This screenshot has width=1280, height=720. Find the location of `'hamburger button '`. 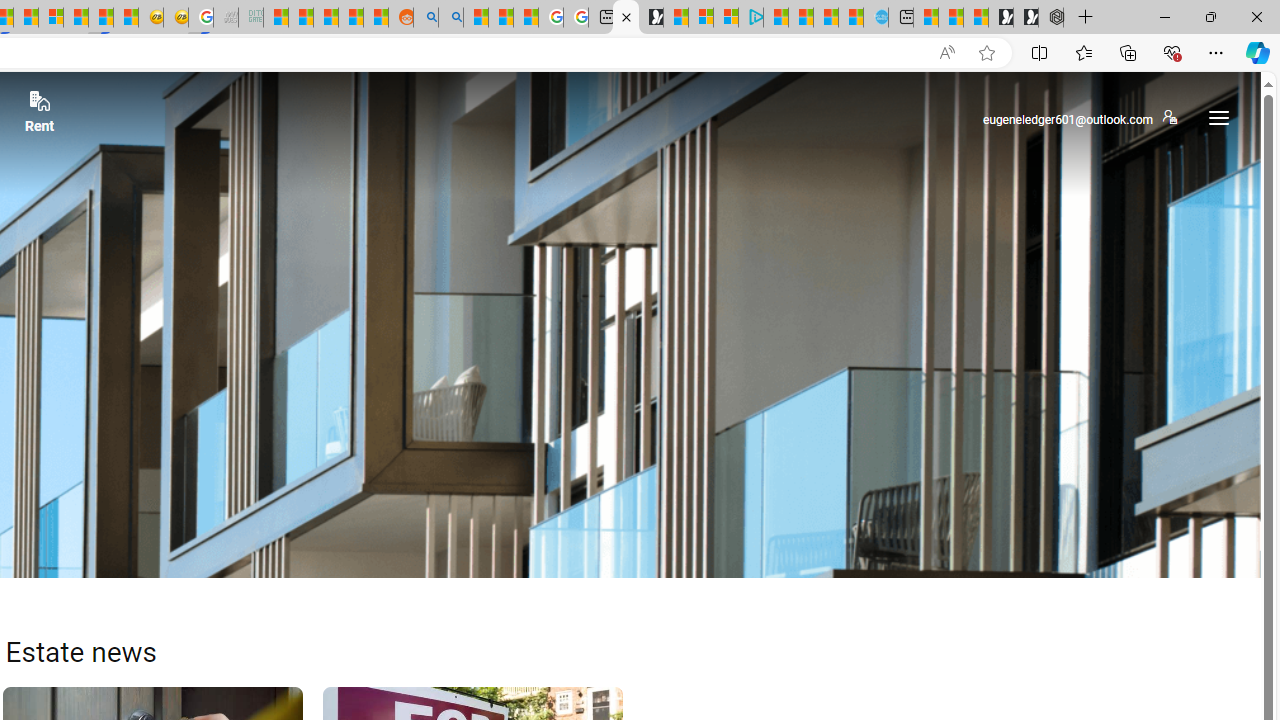

'hamburger button ' is located at coordinates (1217, 118).